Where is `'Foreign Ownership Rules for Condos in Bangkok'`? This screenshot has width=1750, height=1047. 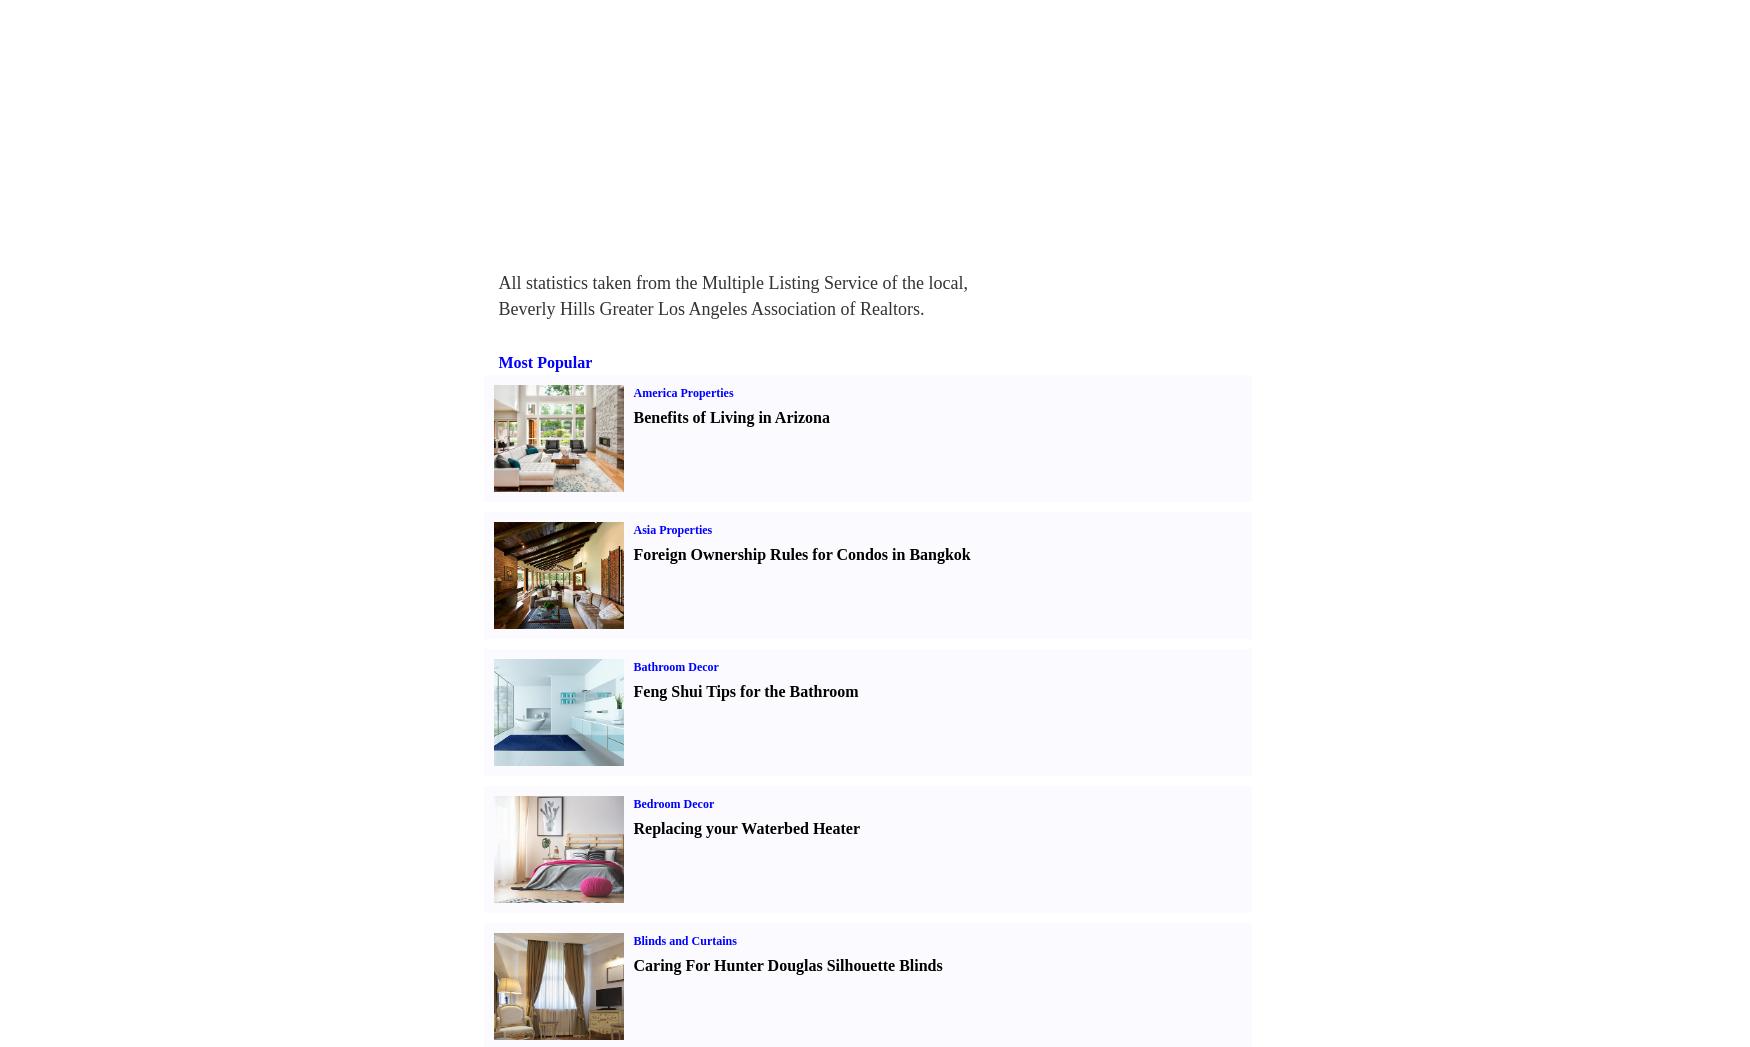 'Foreign Ownership Rules for Condos in Bangkok' is located at coordinates (800, 554).